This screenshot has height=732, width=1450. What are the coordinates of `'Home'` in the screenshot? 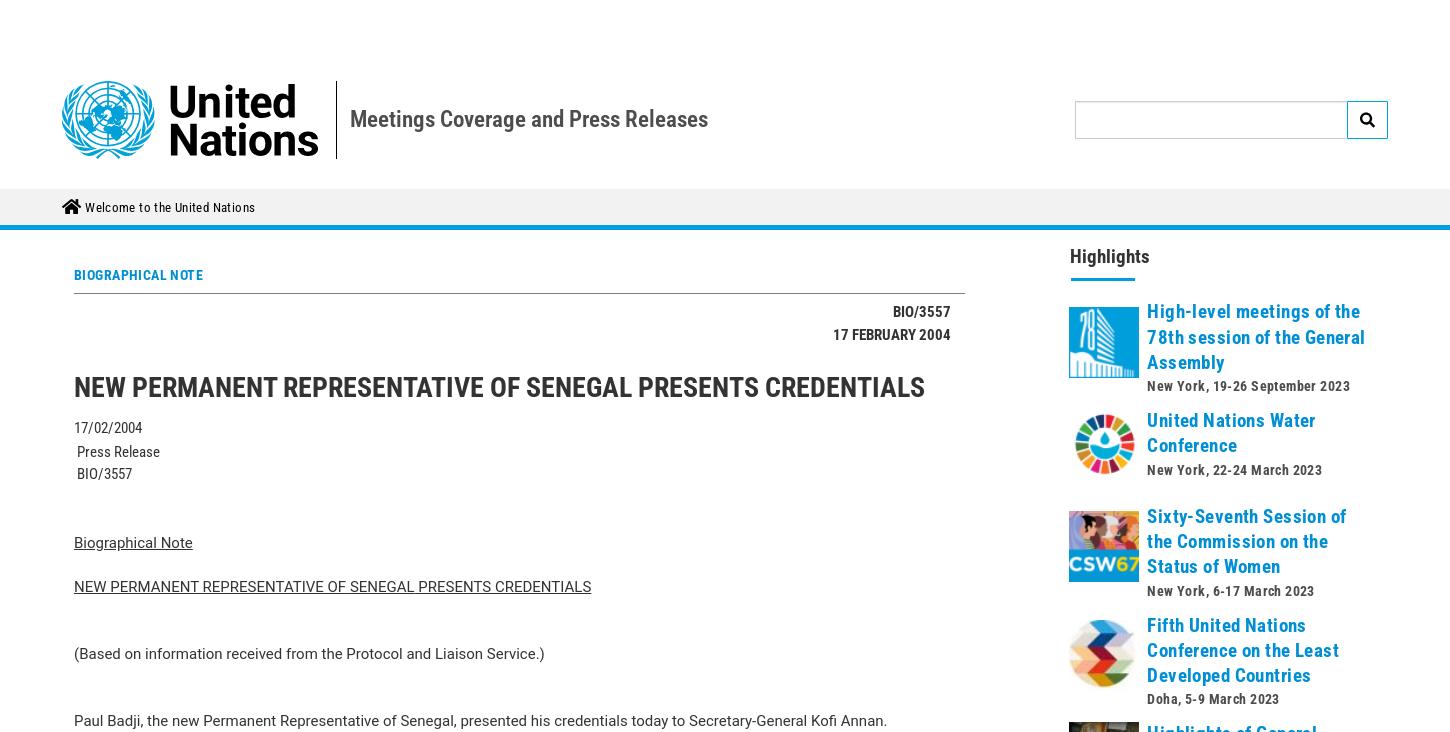 It's located at (111, 17).